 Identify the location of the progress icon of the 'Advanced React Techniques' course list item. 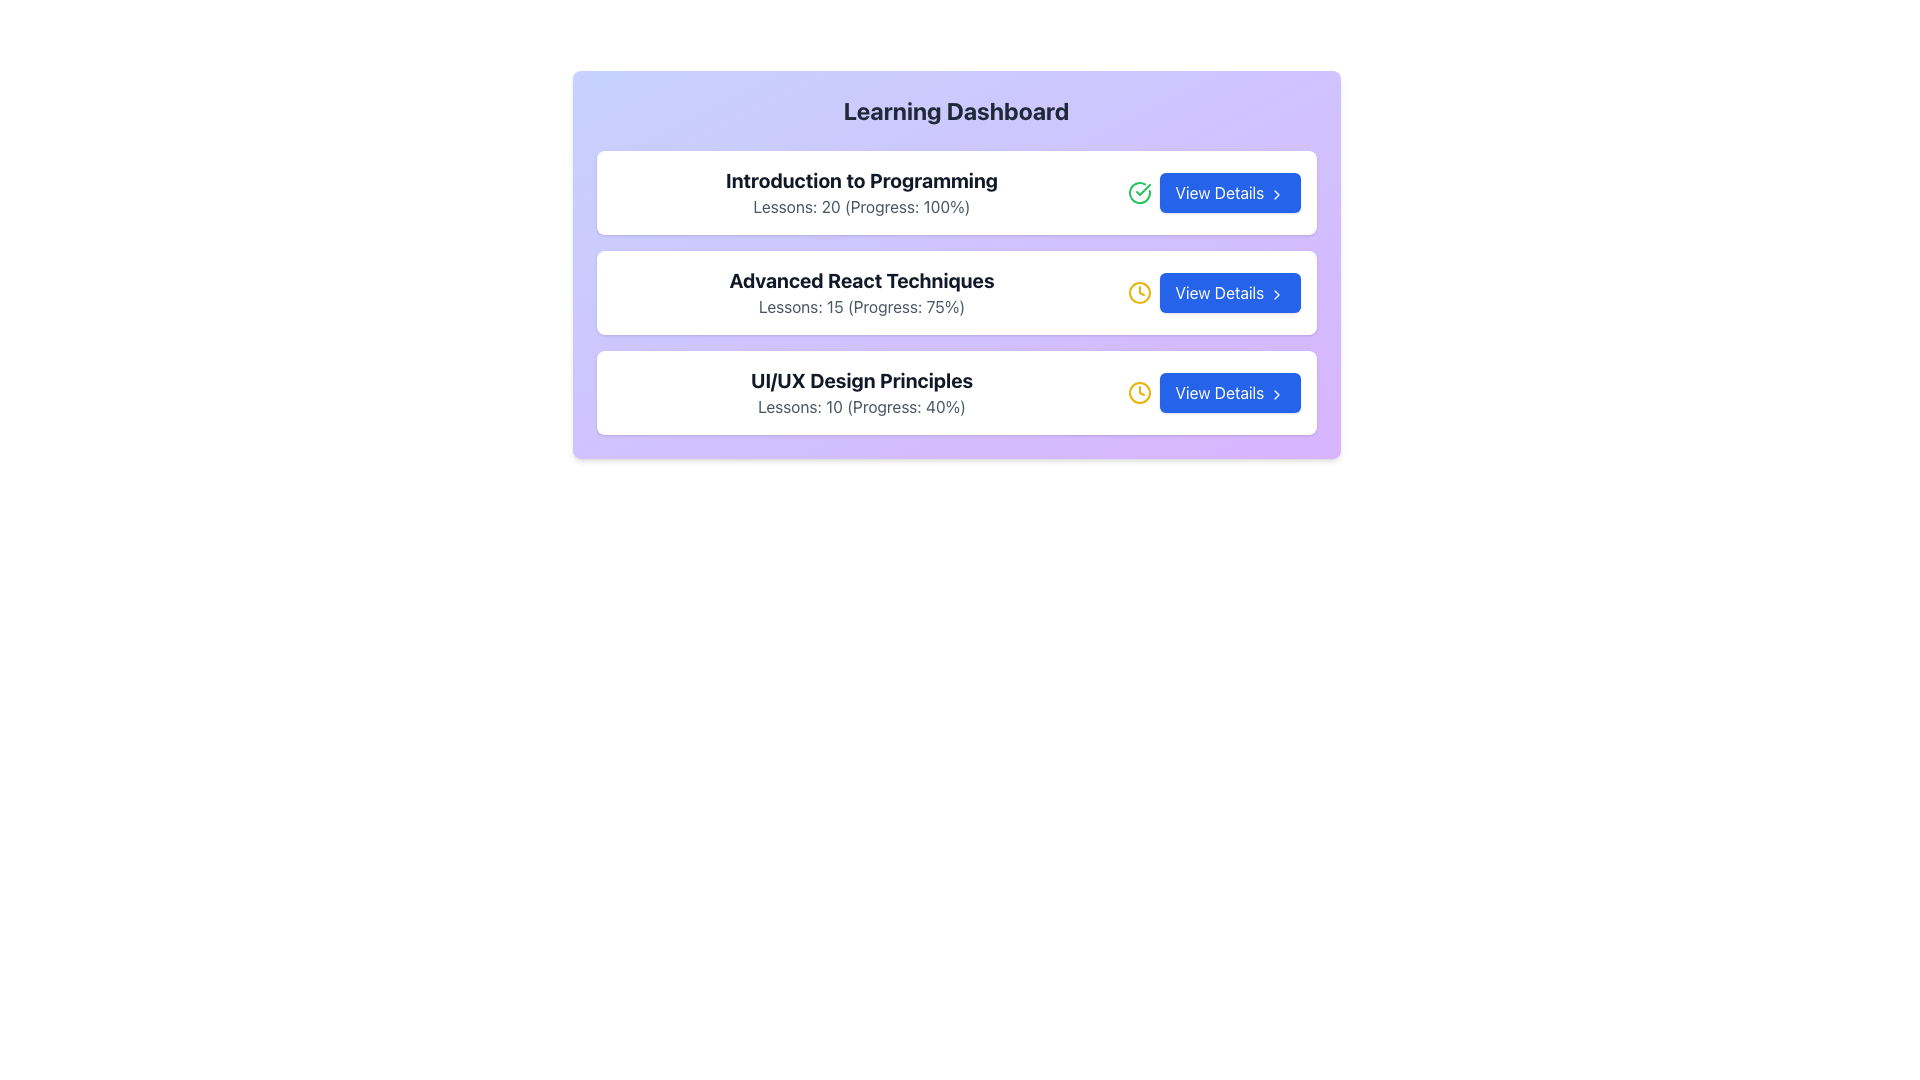
(955, 293).